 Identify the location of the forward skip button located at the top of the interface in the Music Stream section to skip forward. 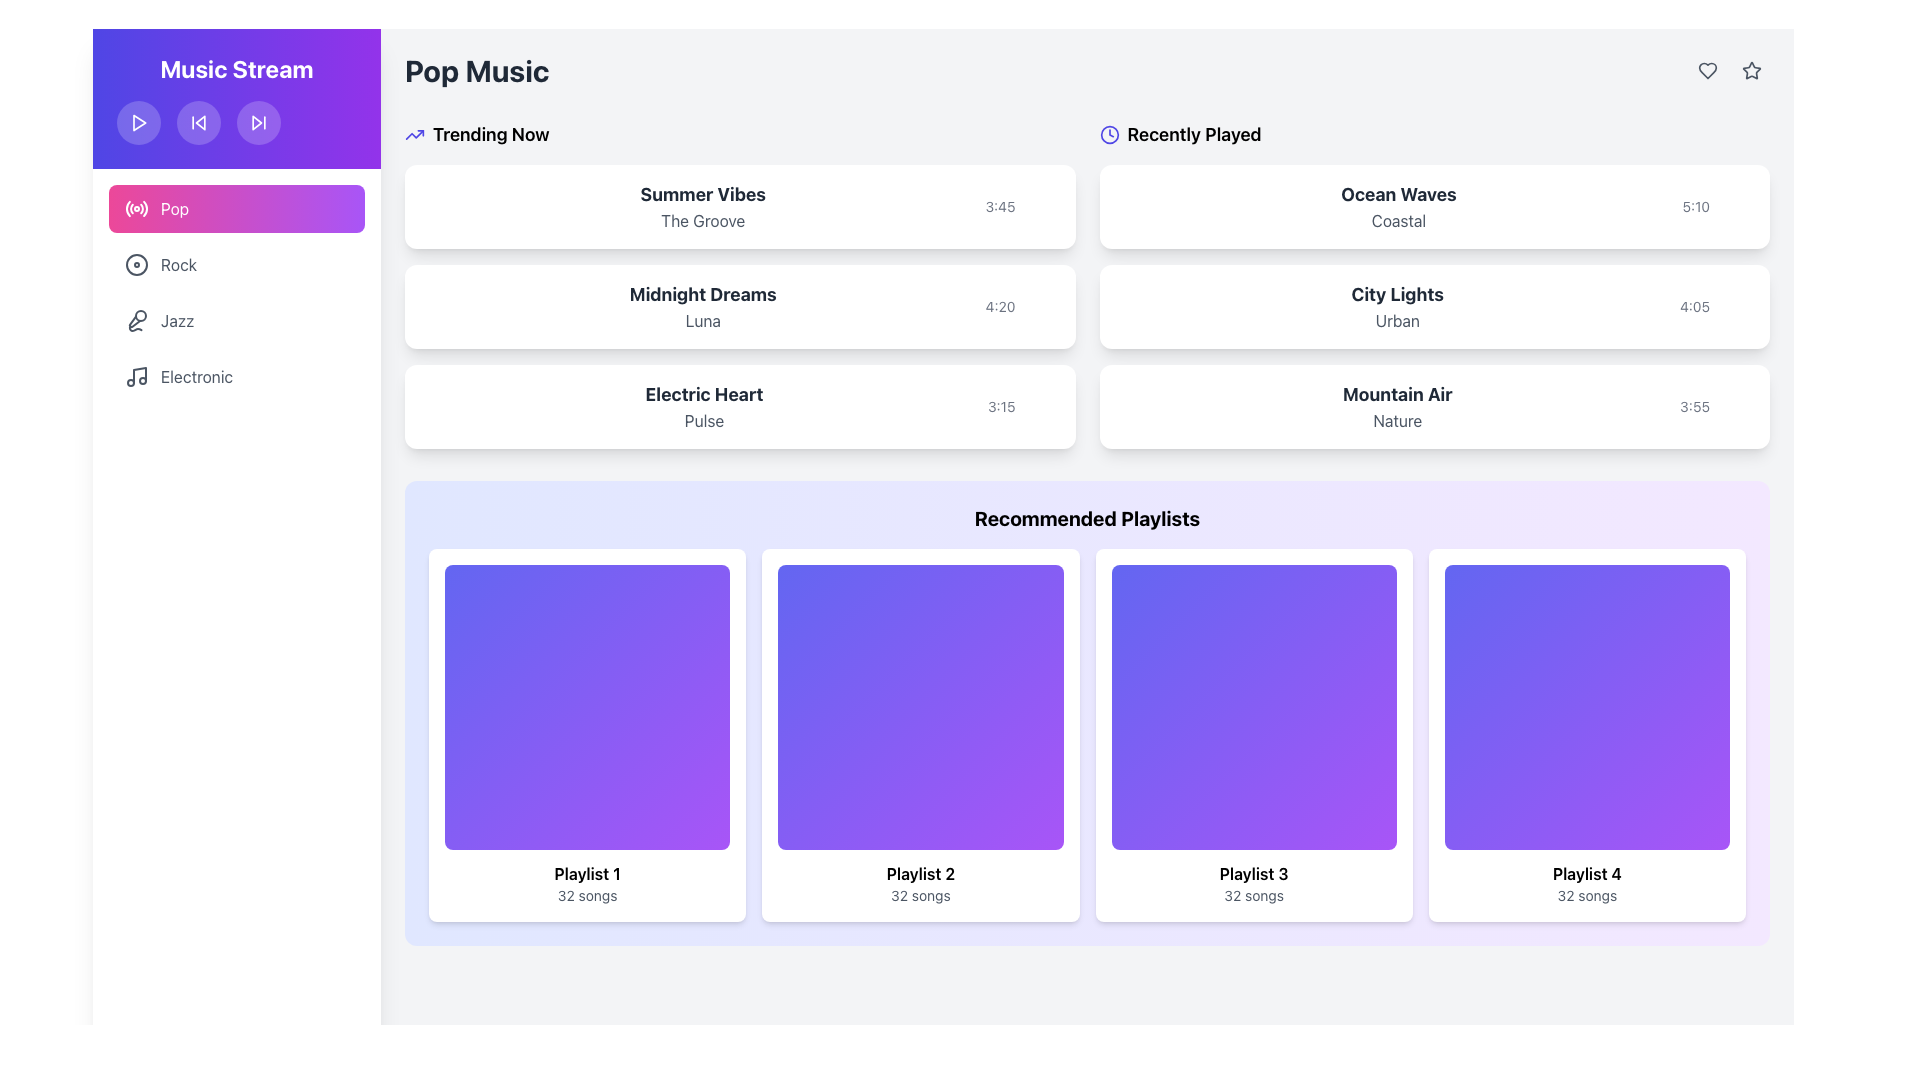
(258, 123).